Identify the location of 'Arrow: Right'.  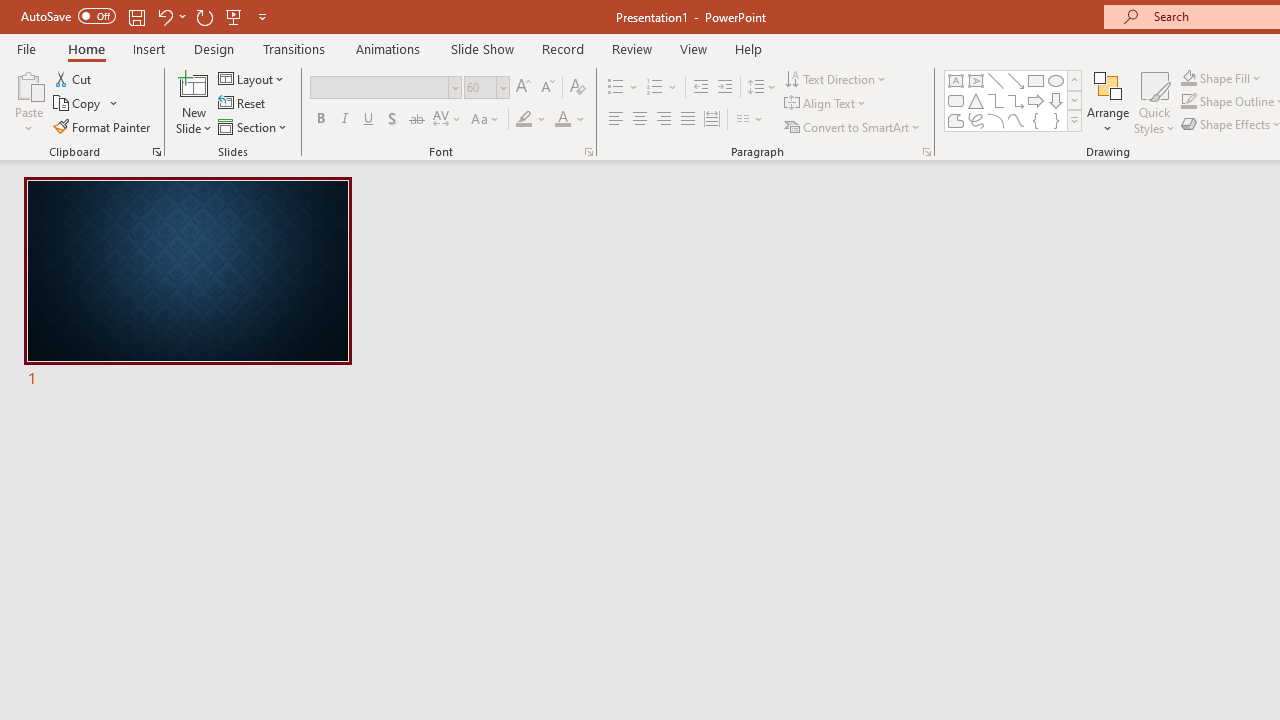
(1036, 100).